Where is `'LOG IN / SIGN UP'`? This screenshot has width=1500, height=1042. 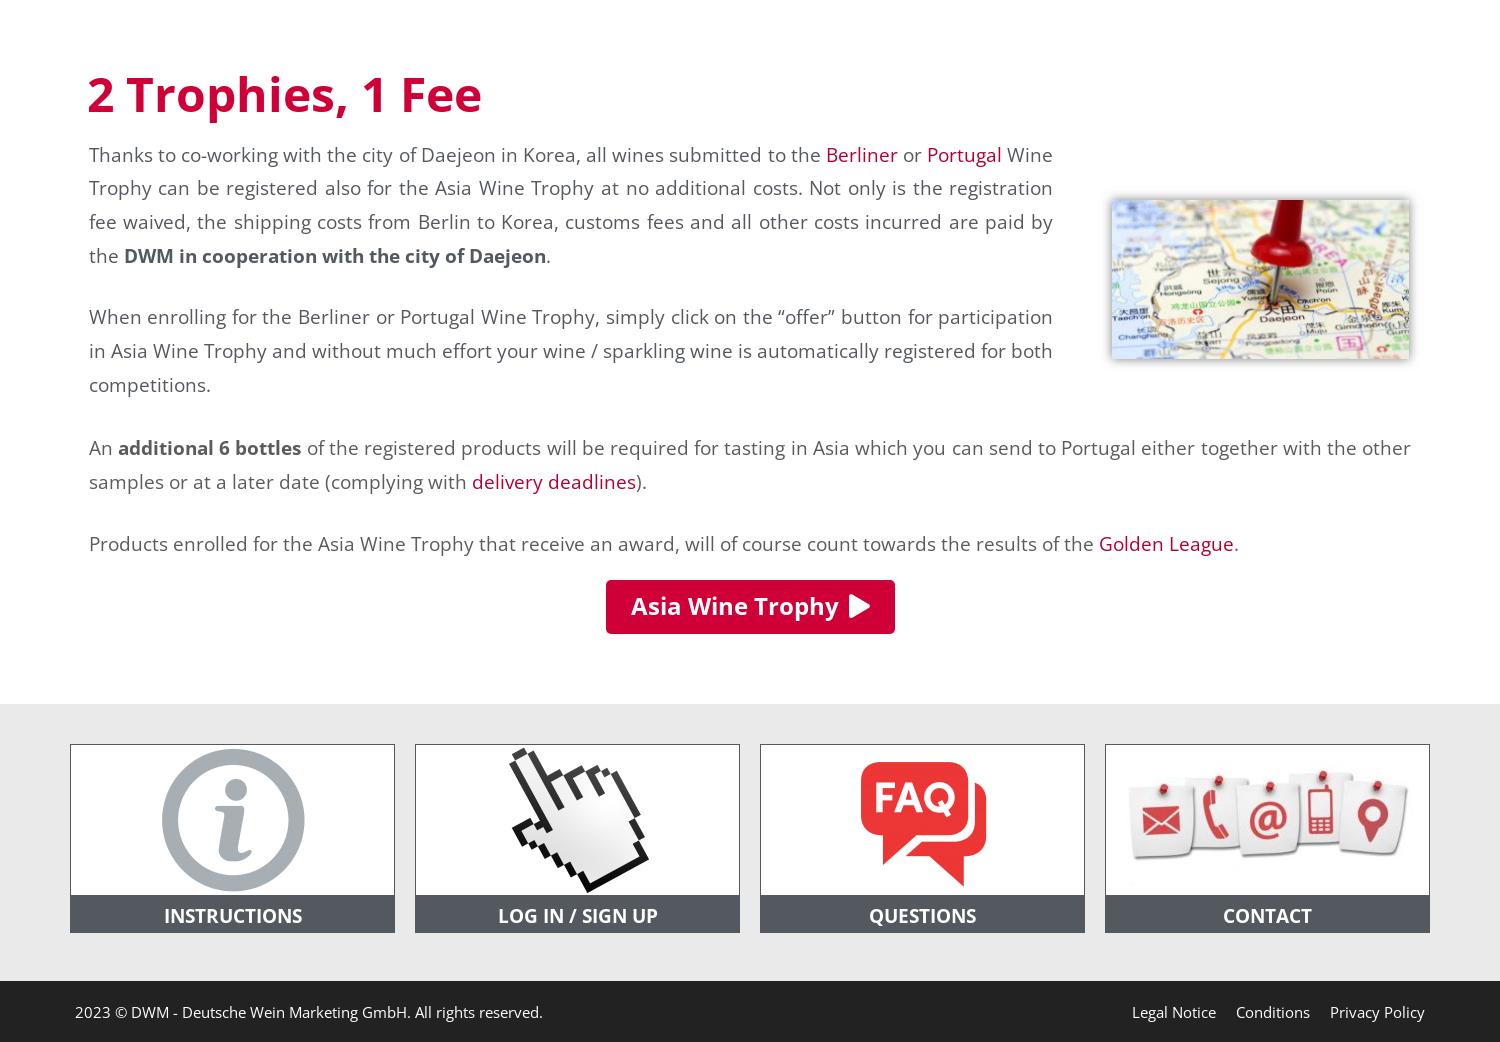 'LOG IN / SIGN UP' is located at coordinates (576, 914).